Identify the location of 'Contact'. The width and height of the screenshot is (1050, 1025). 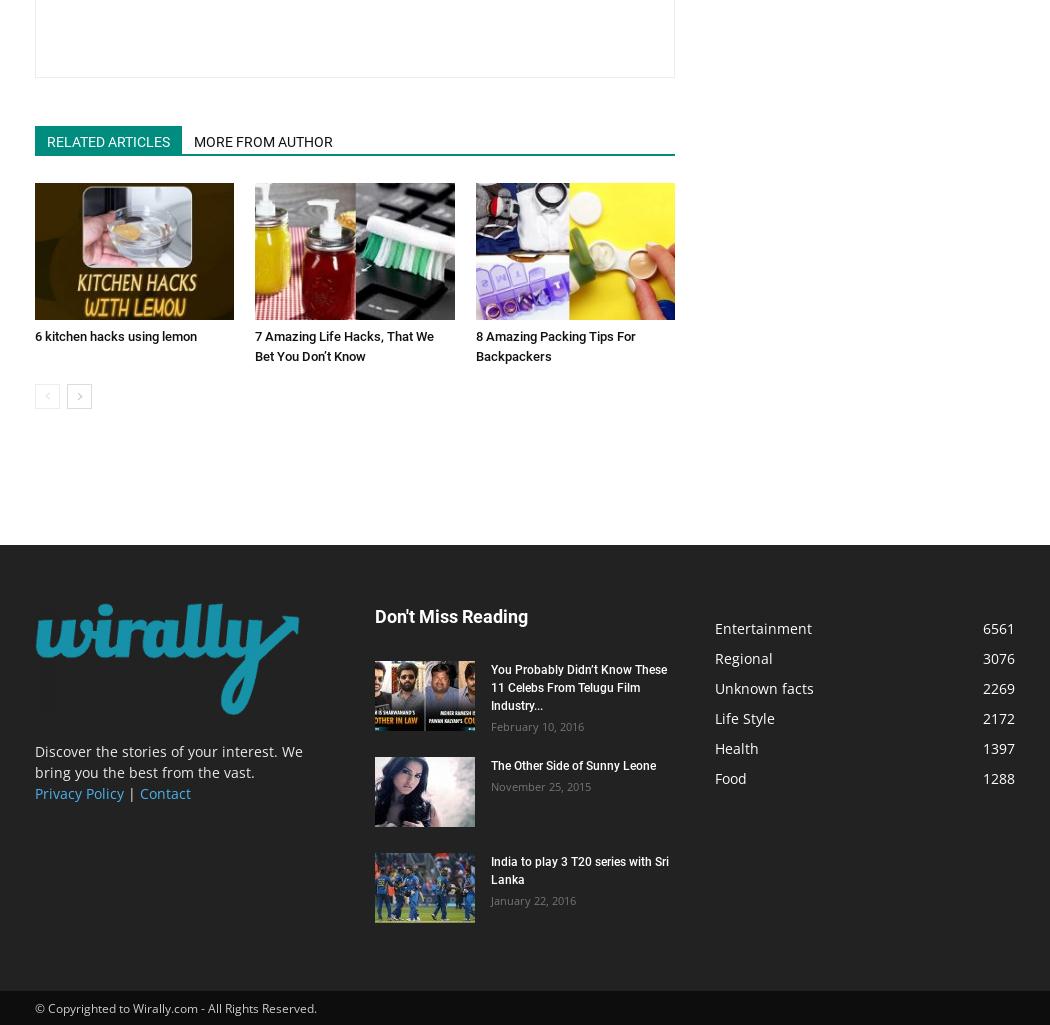
(138, 792).